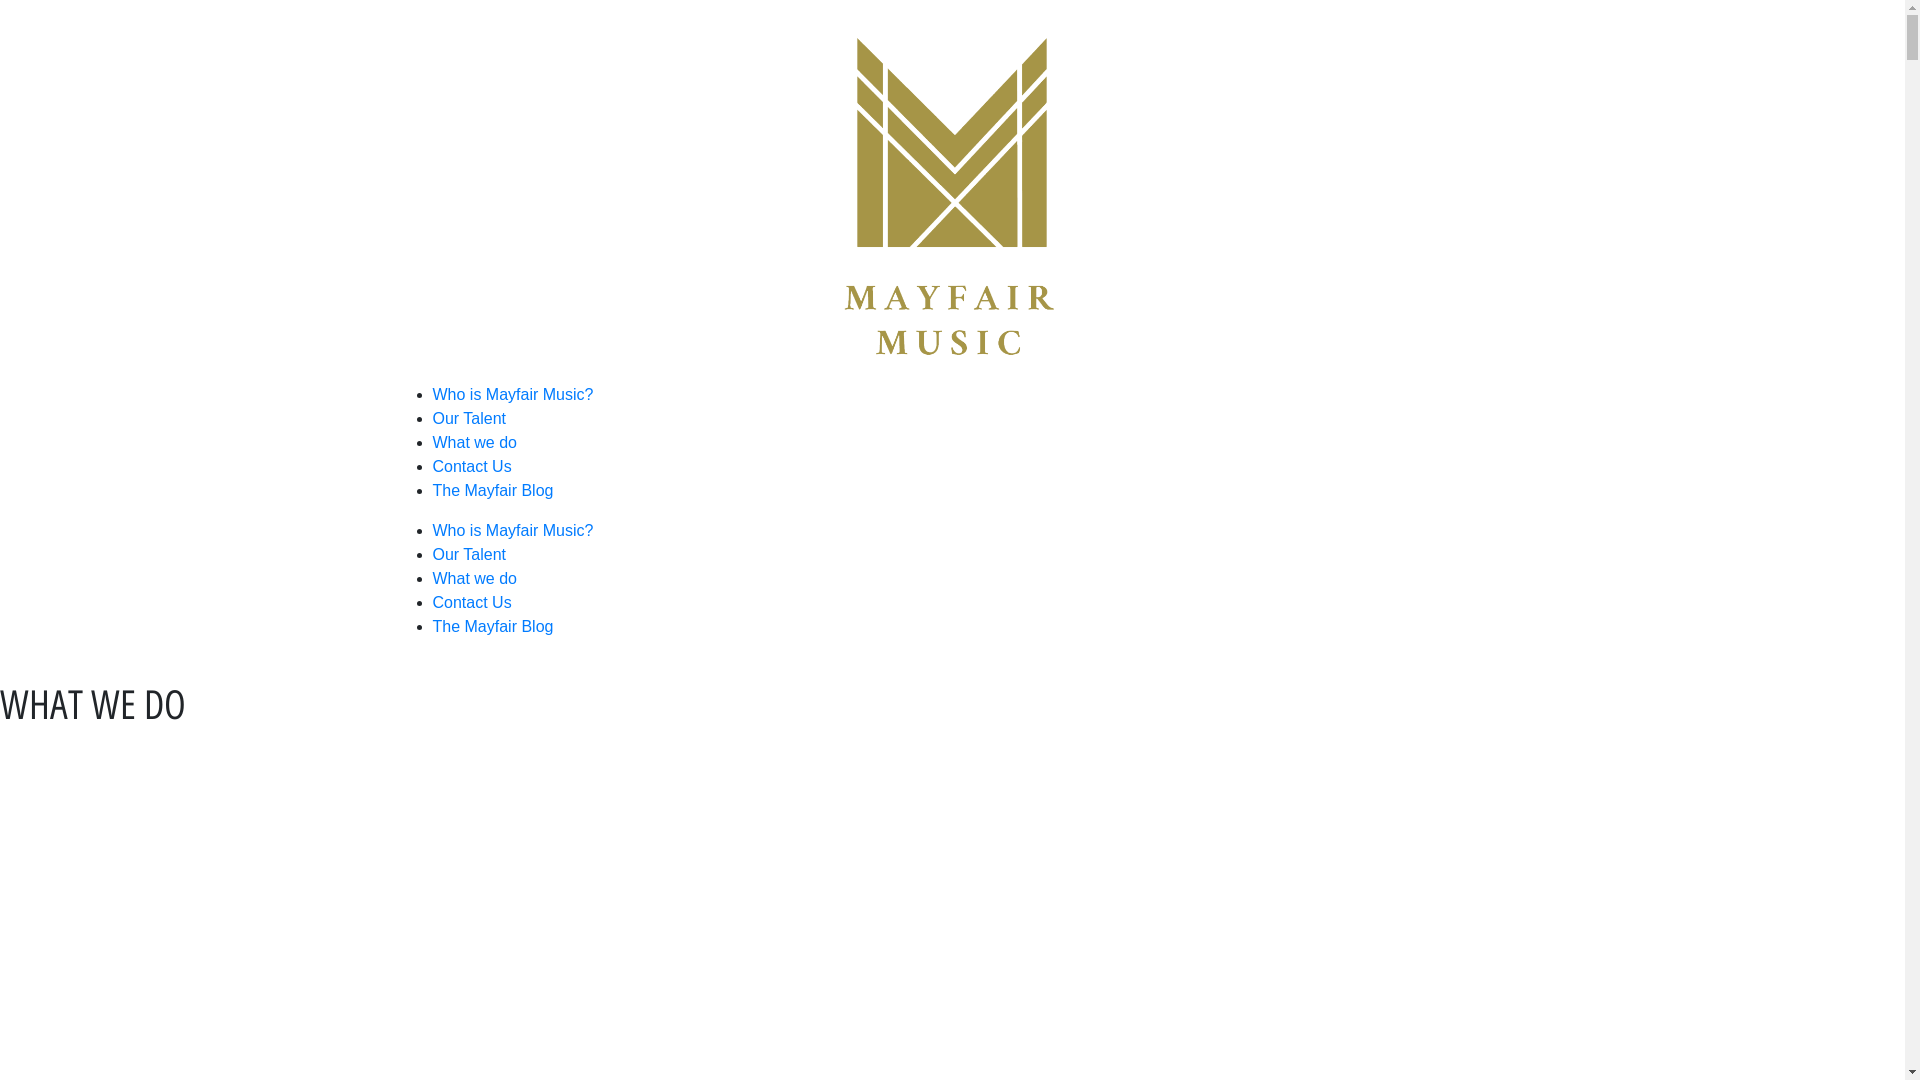  What do you see at coordinates (492, 490) in the screenshot?
I see `'The Mayfair Blog'` at bounding box center [492, 490].